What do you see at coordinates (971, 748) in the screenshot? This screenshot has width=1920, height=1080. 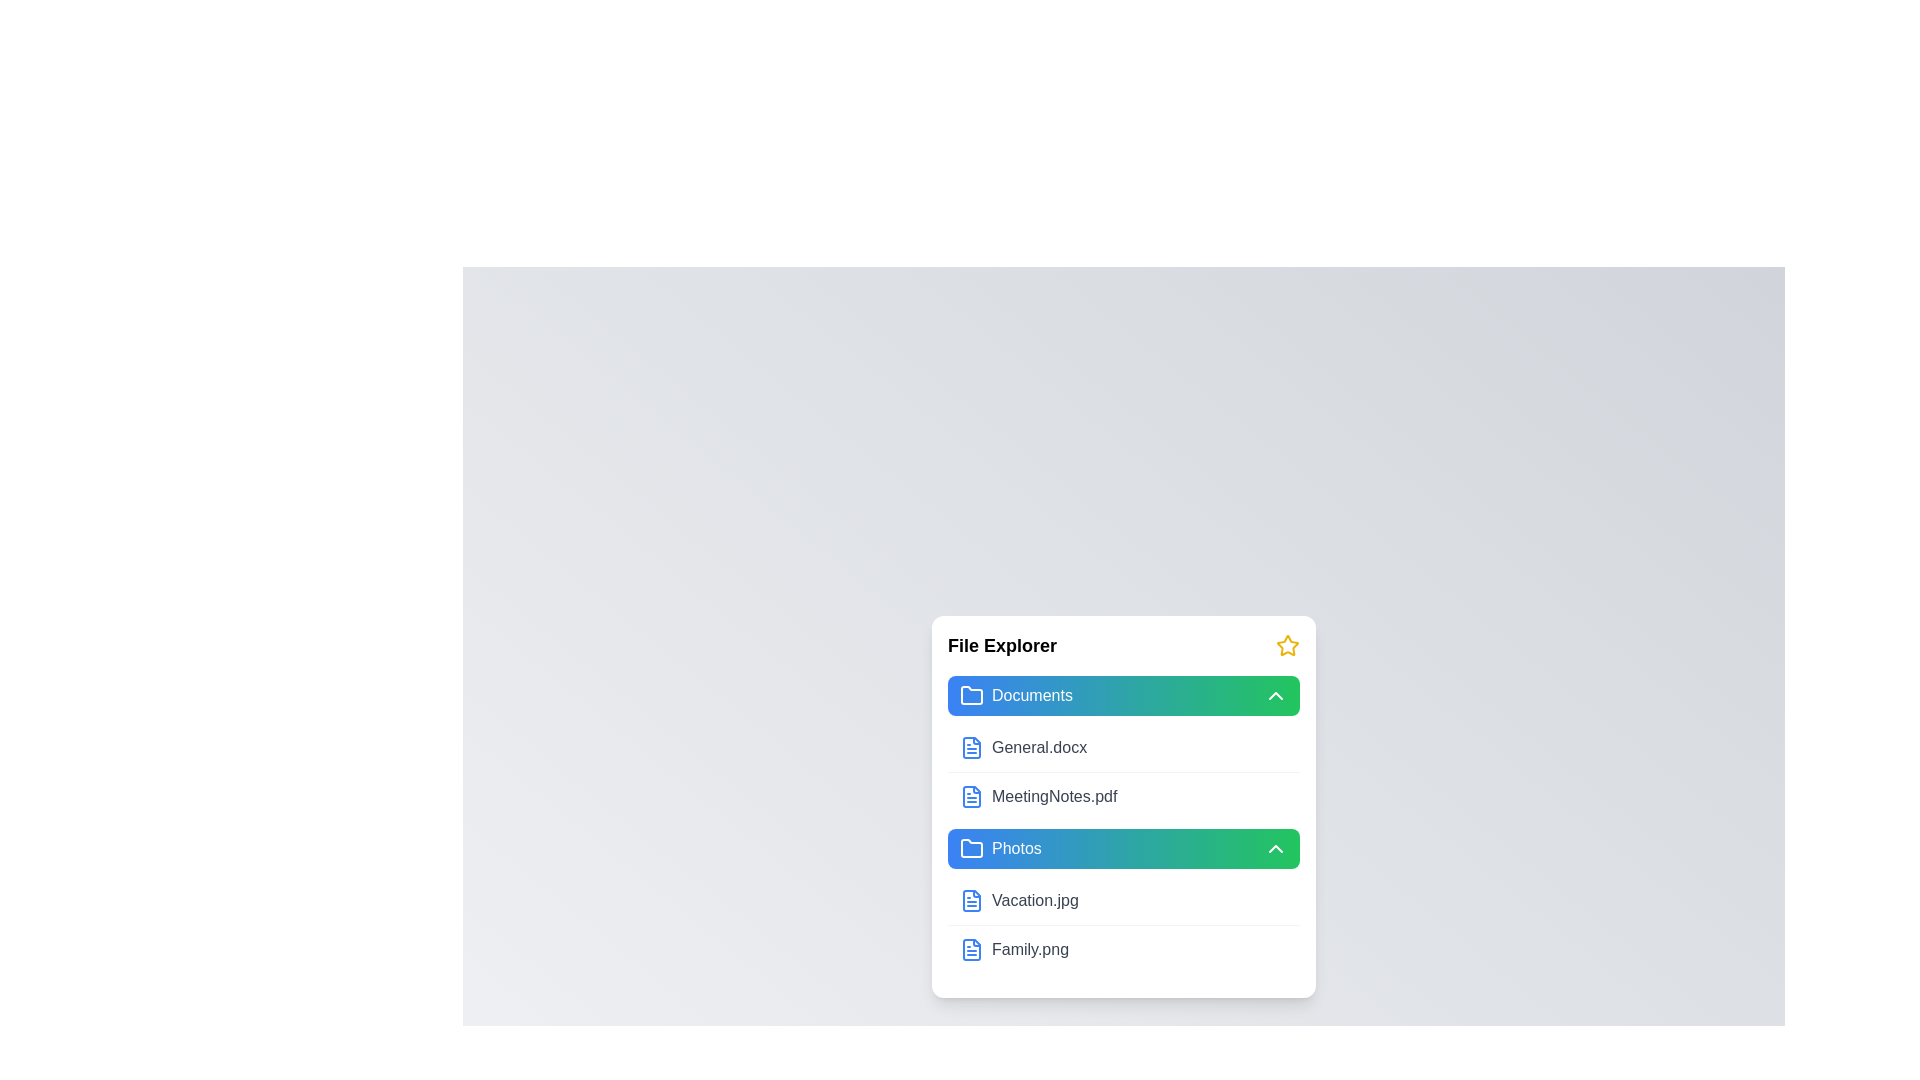 I see `the file General.docx to select it` at bounding box center [971, 748].